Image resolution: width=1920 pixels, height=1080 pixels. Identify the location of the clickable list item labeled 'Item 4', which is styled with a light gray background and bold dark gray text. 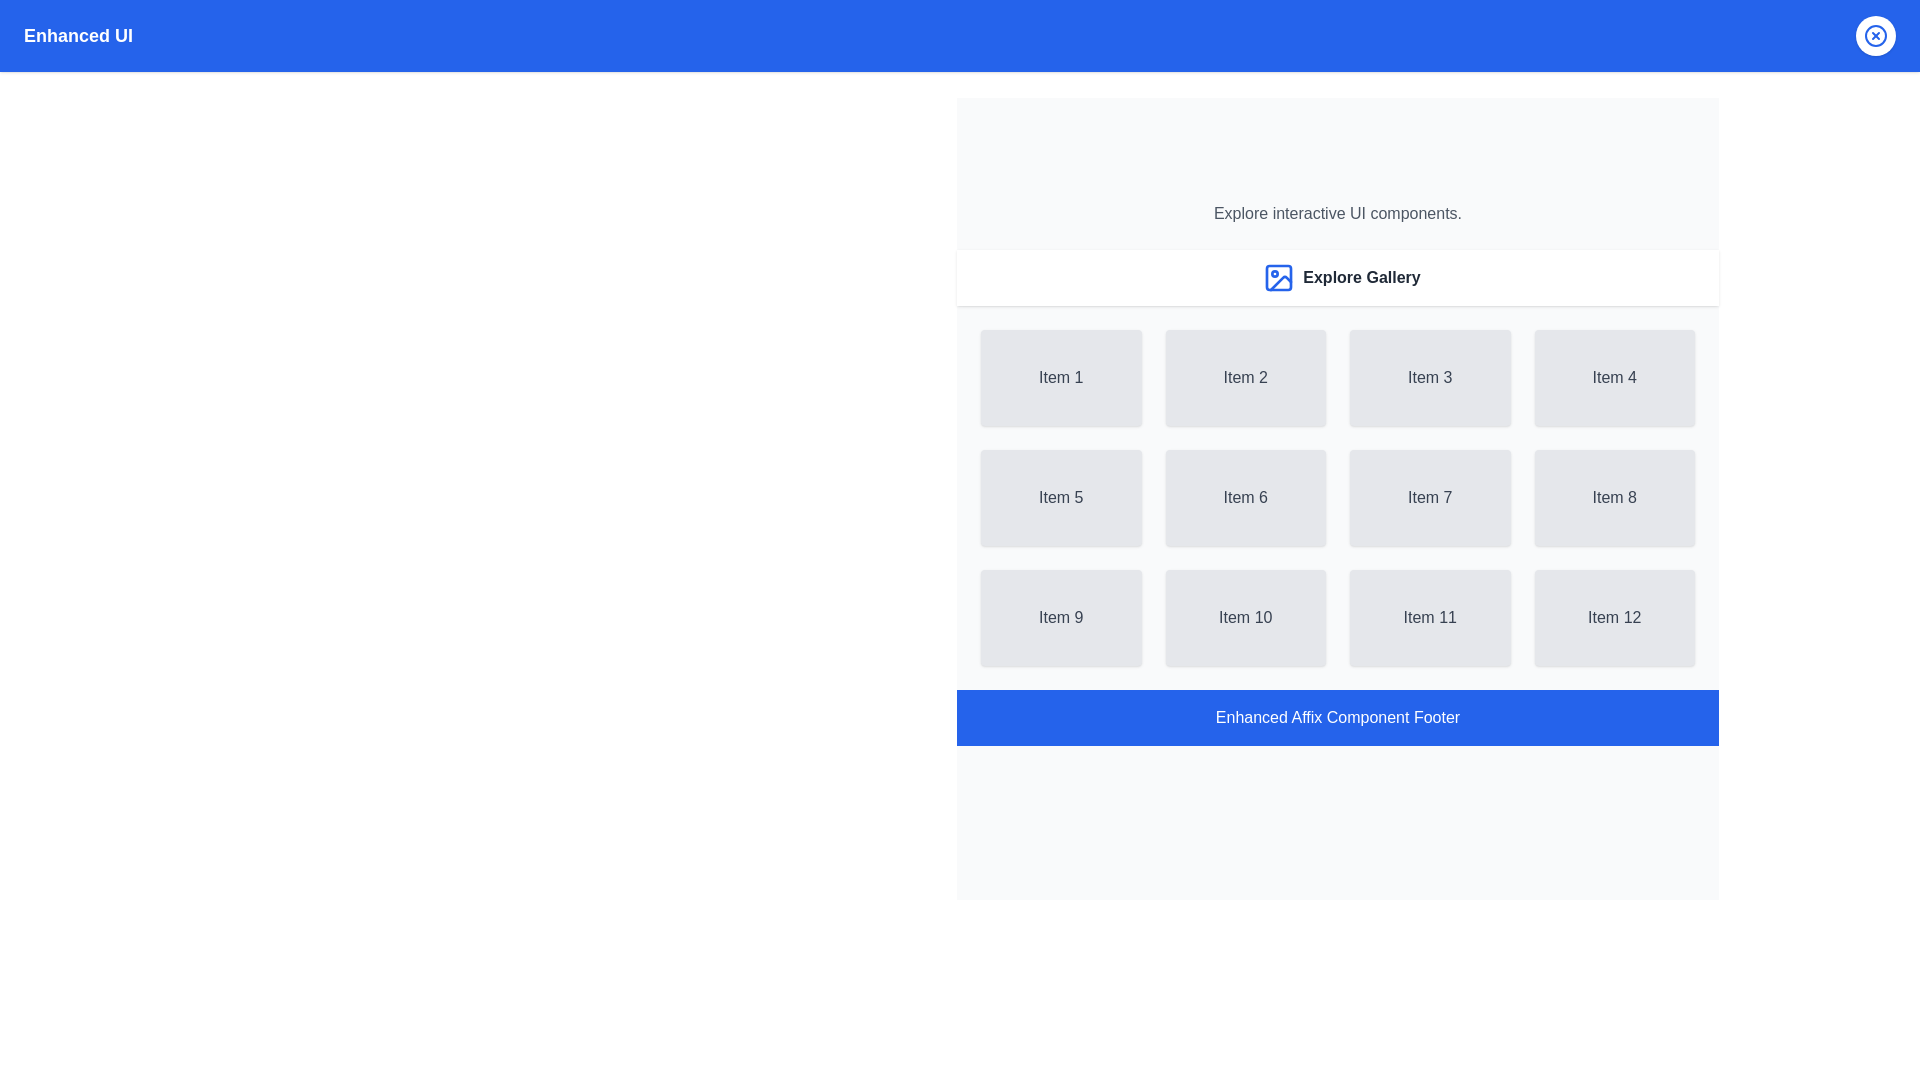
(1614, 378).